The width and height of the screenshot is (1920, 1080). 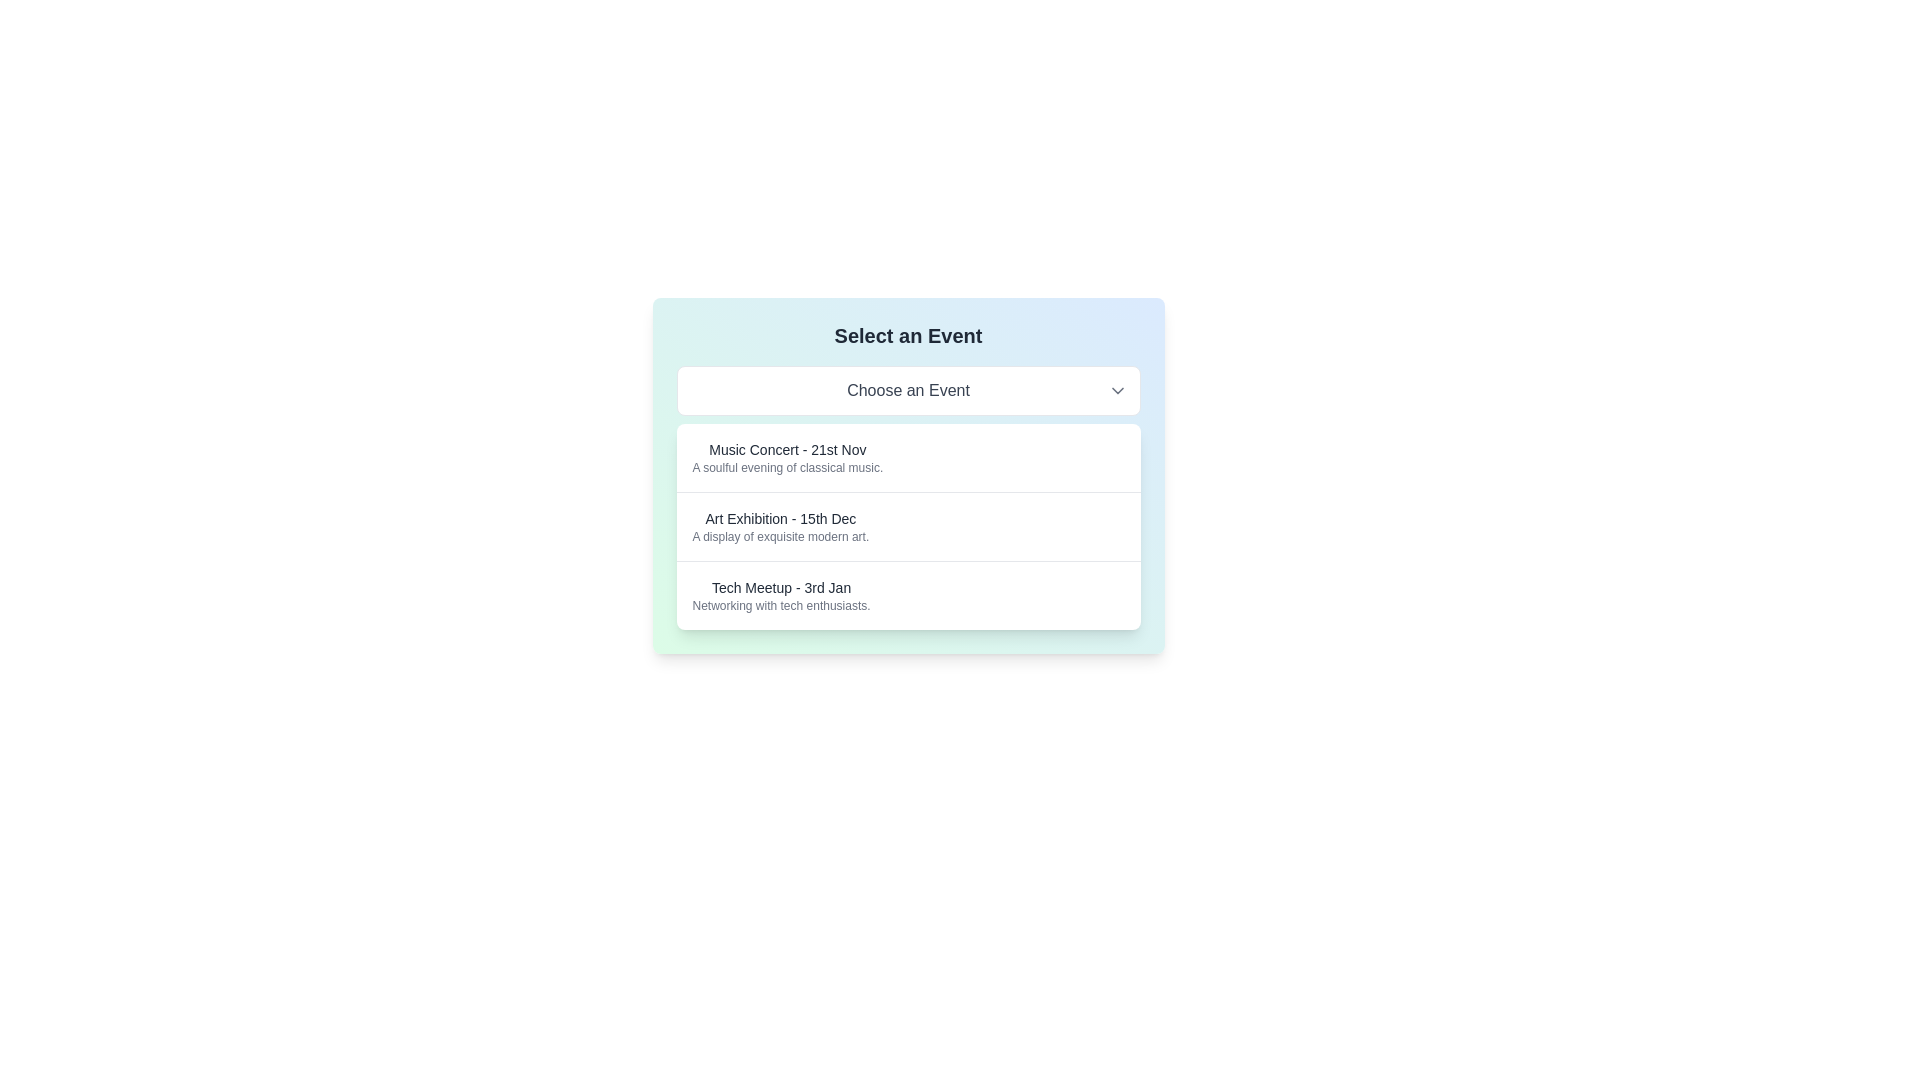 What do you see at coordinates (779, 535) in the screenshot?
I see `the text label that provides a brief description of the event titled 'Art Exhibition - 15th Dec', located below the main title in a vertical list of items` at bounding box center [779, 535].